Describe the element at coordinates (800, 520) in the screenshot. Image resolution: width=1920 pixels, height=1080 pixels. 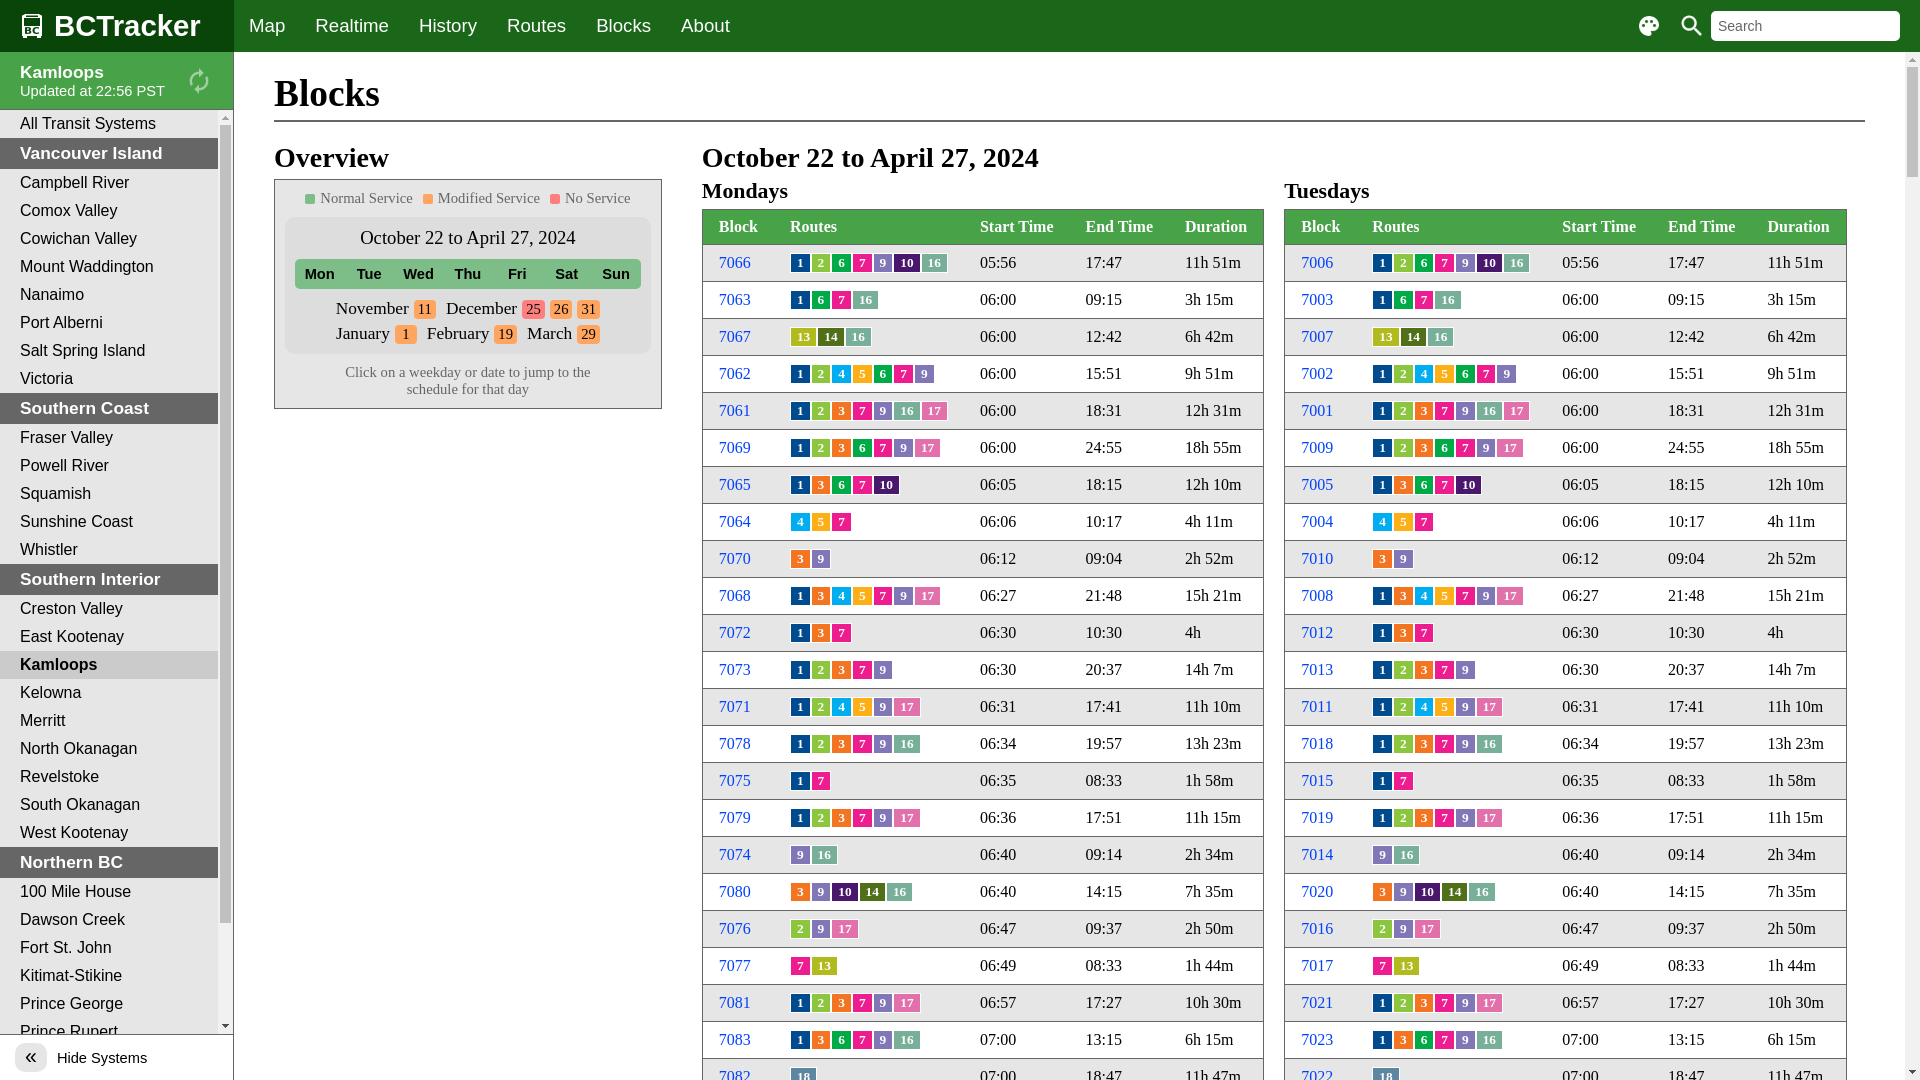
I see `'4'` at that location.